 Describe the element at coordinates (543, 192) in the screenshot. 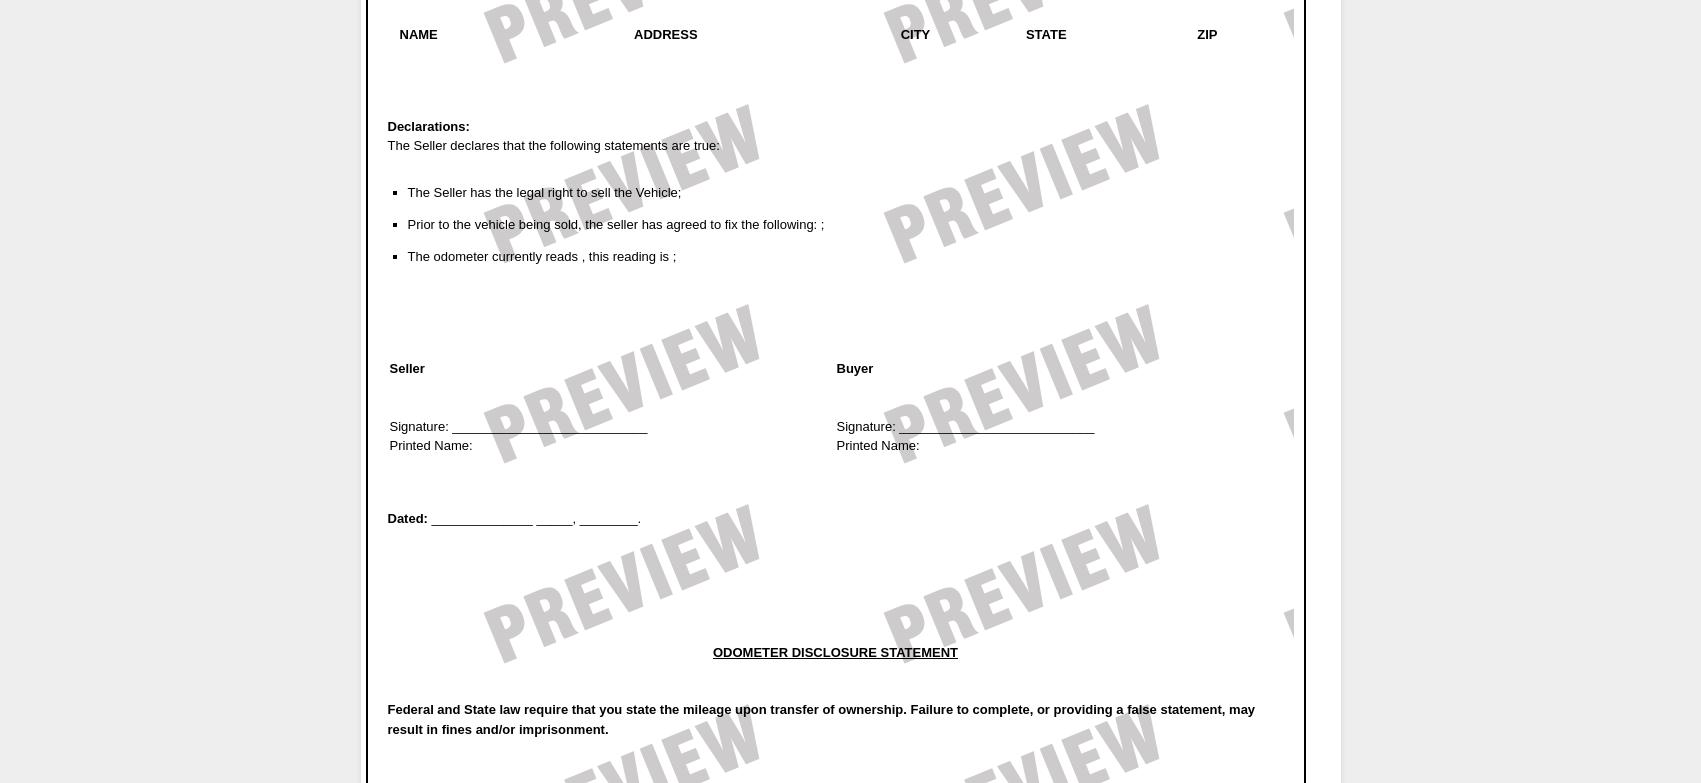

I see `'The Seller has the legal right to sell the Vehicle;'` at that location.